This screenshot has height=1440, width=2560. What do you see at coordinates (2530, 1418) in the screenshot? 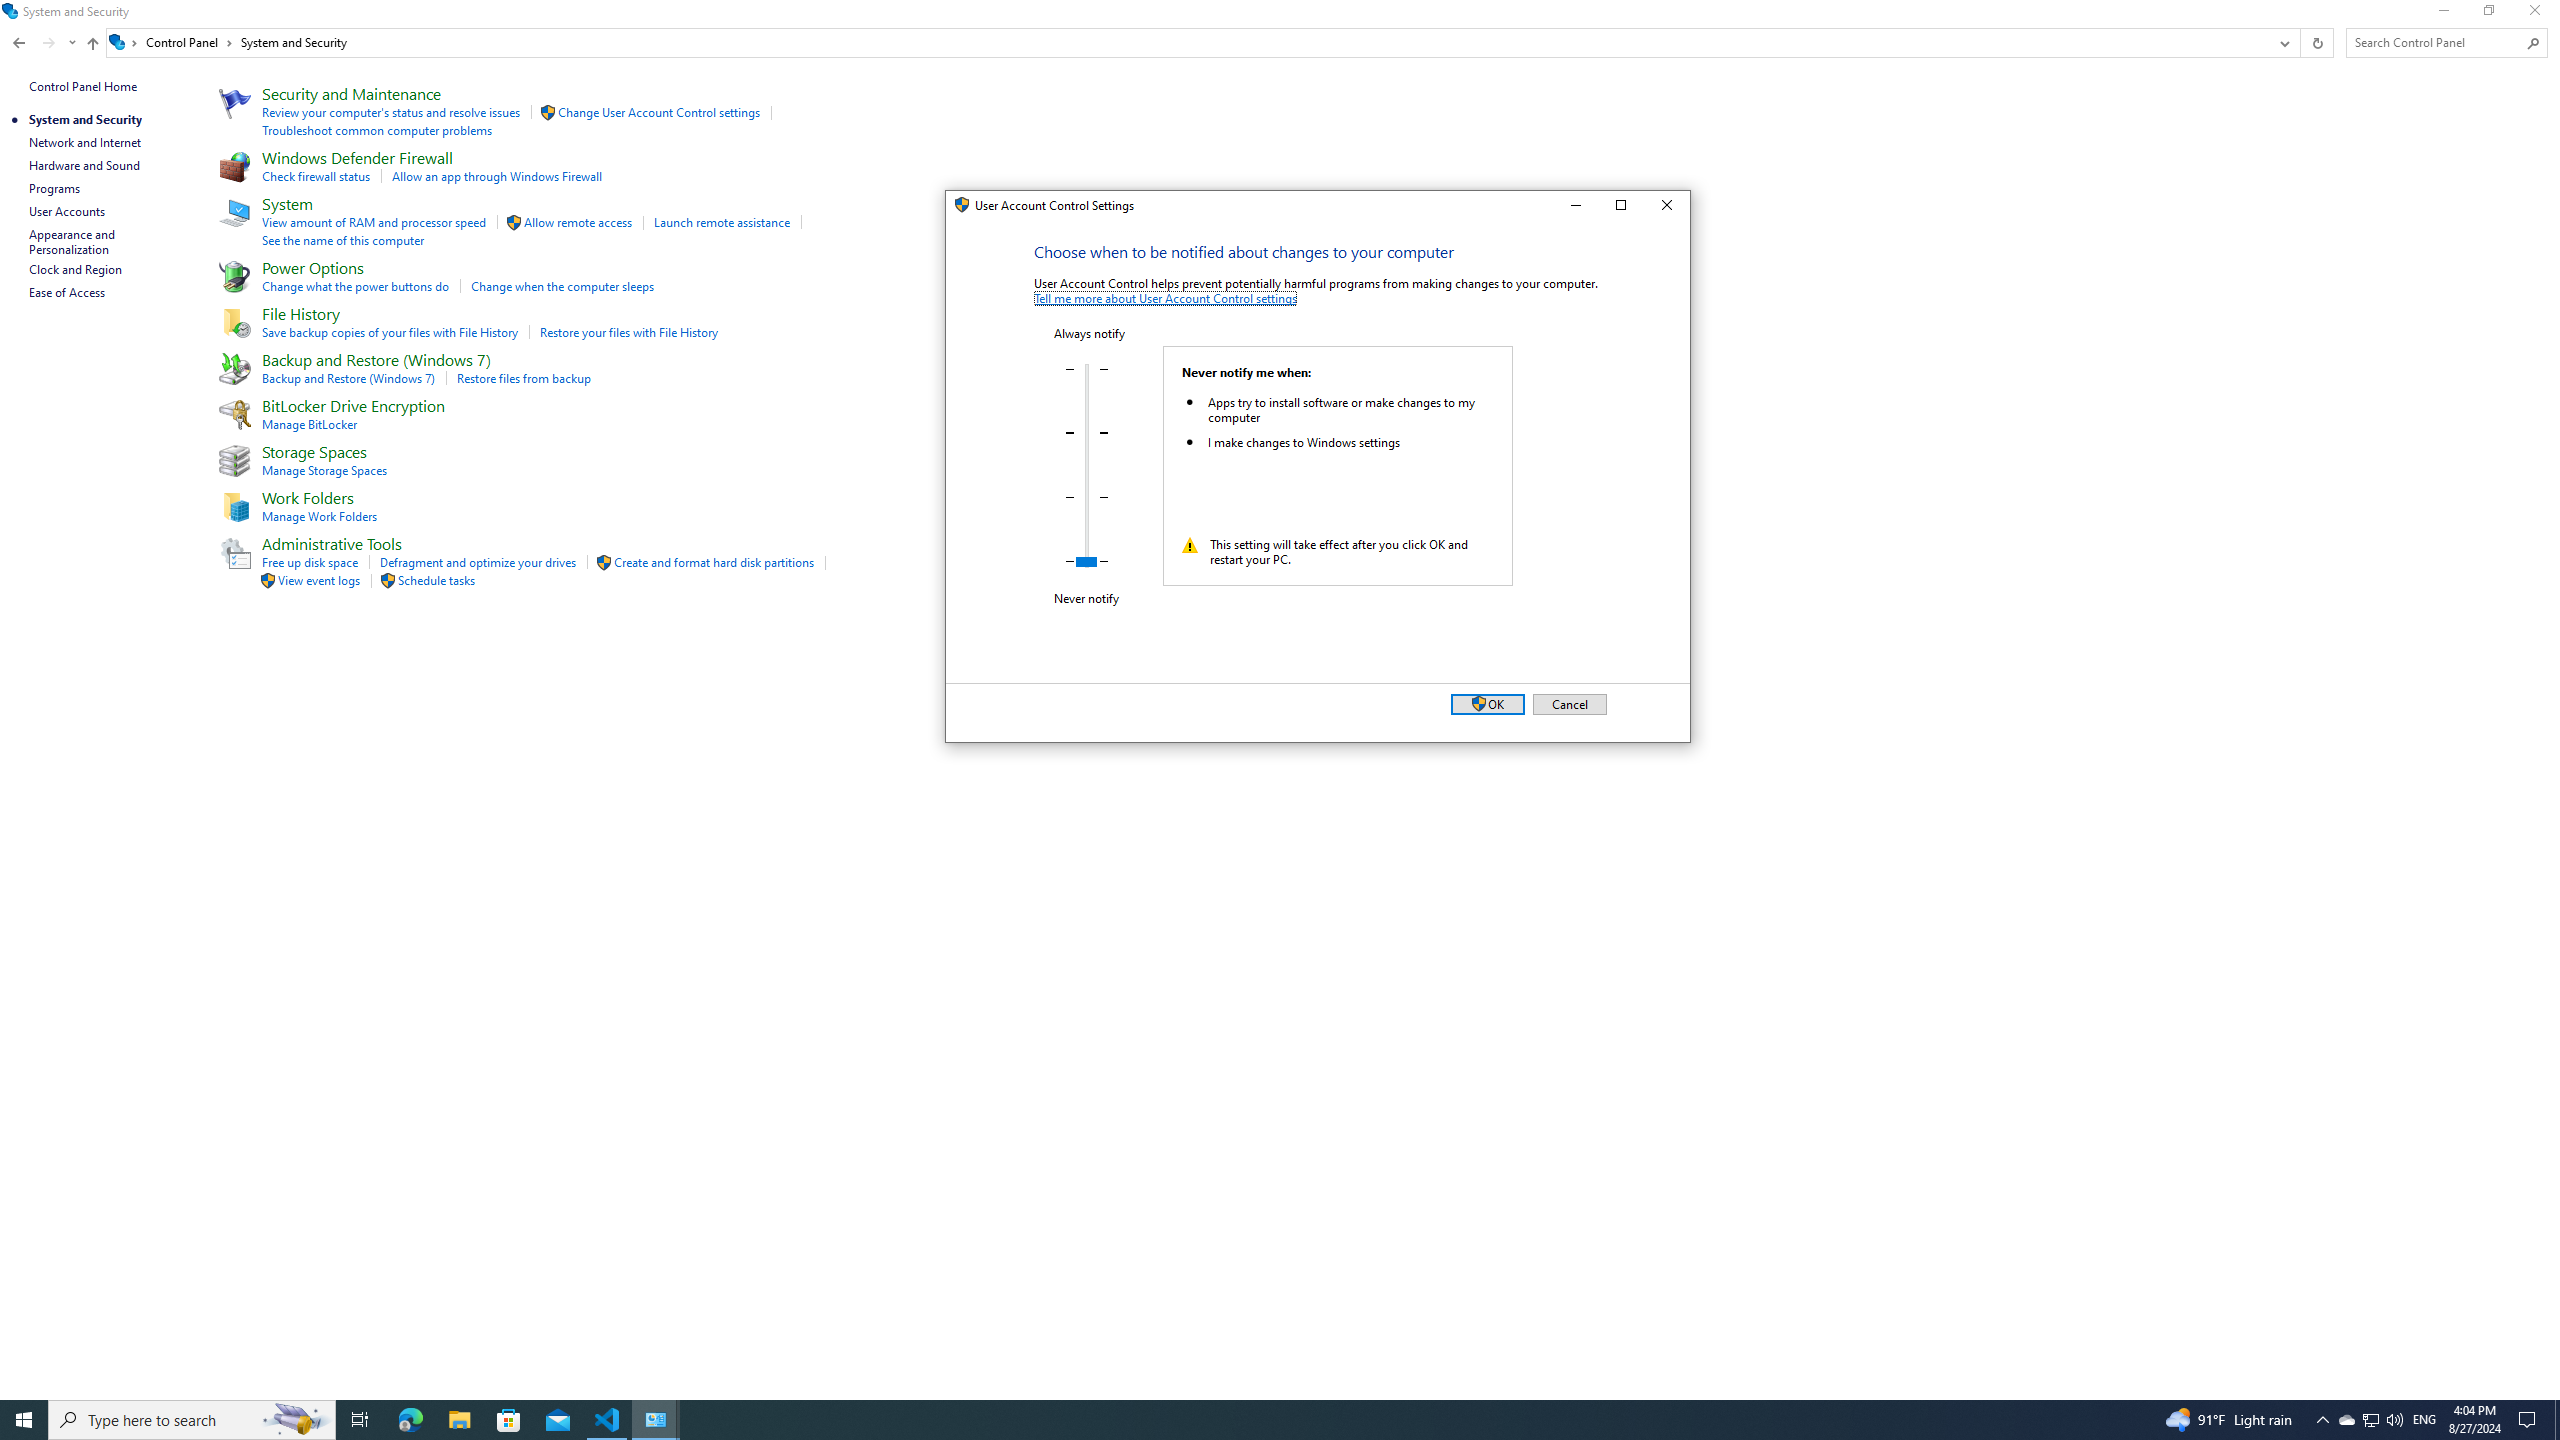
I see `'Action Center, No new notifications'` at bounding box center [2530, 1418].